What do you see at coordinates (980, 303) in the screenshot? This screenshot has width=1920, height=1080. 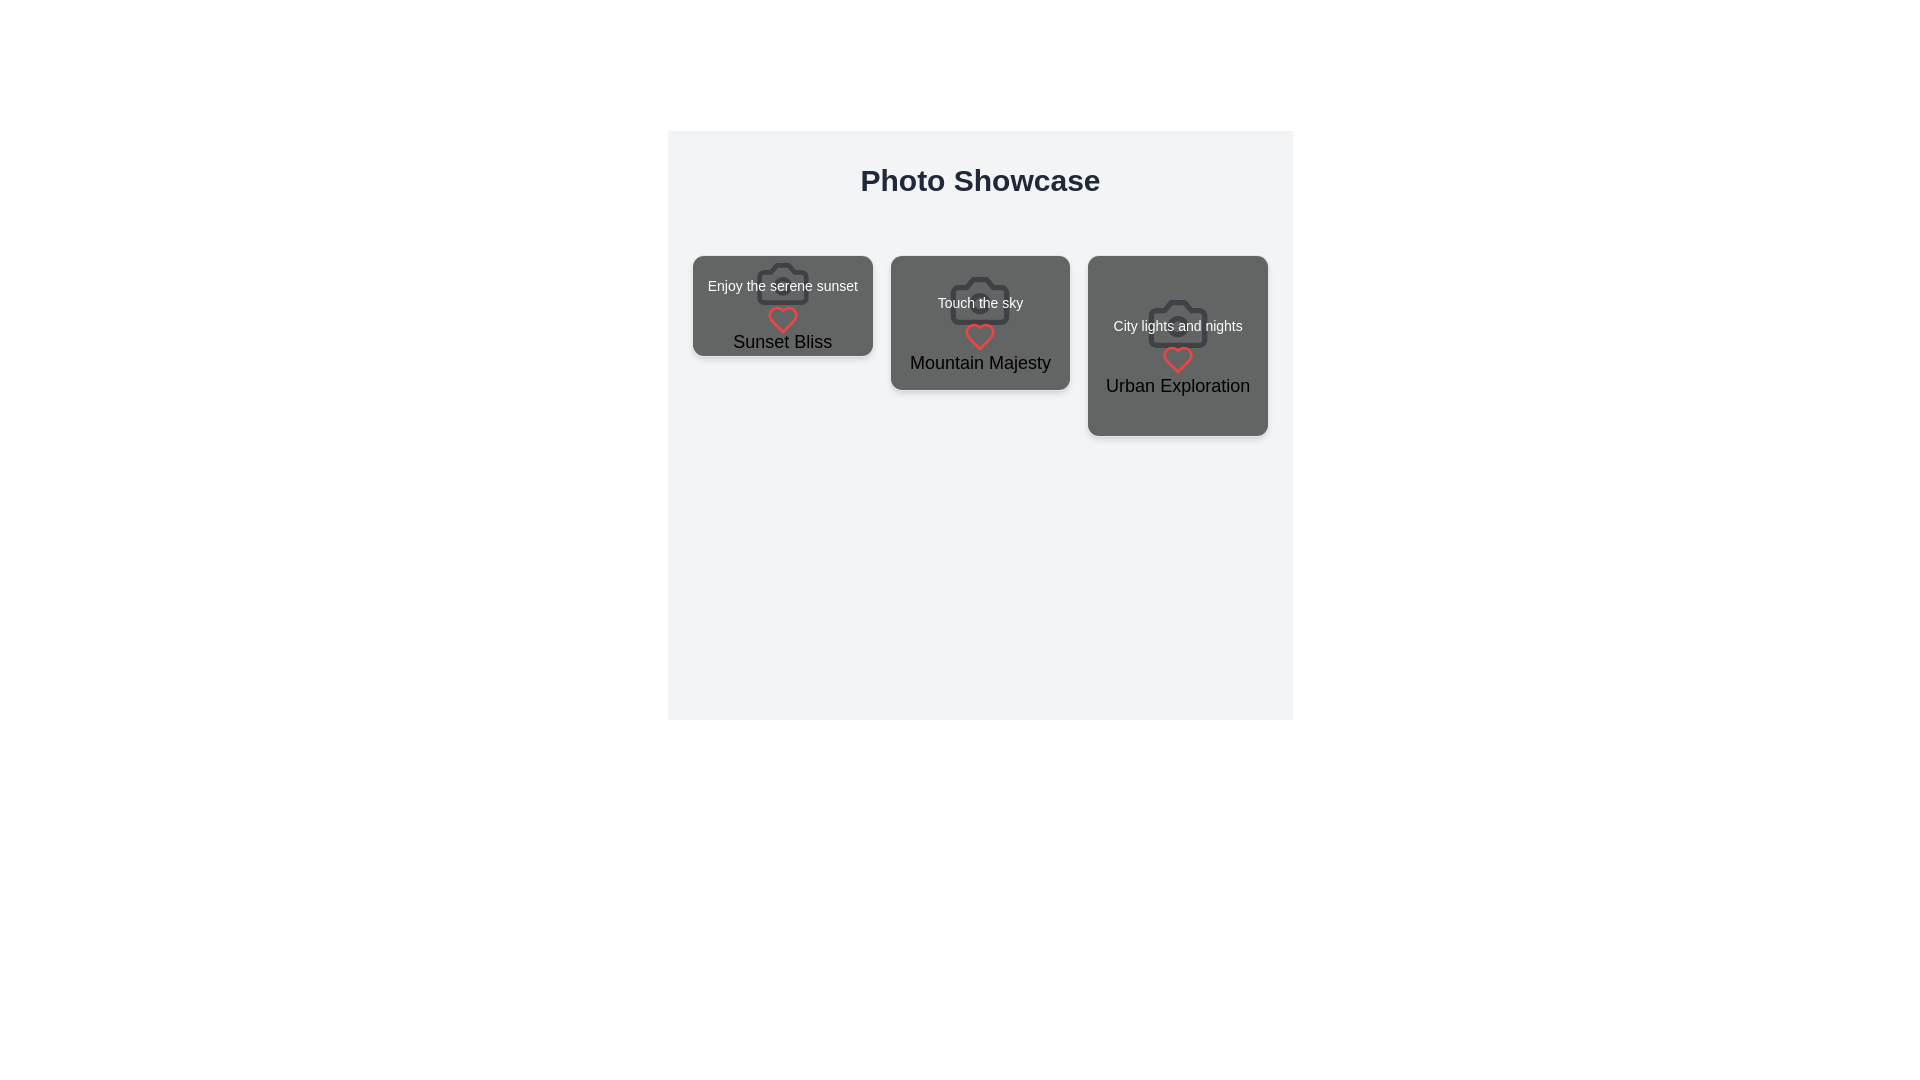 I see `the SVG circle located at the center of the camera icon in the second card labeled 'Mountain Majesty'` at bounding box center [980, 303].